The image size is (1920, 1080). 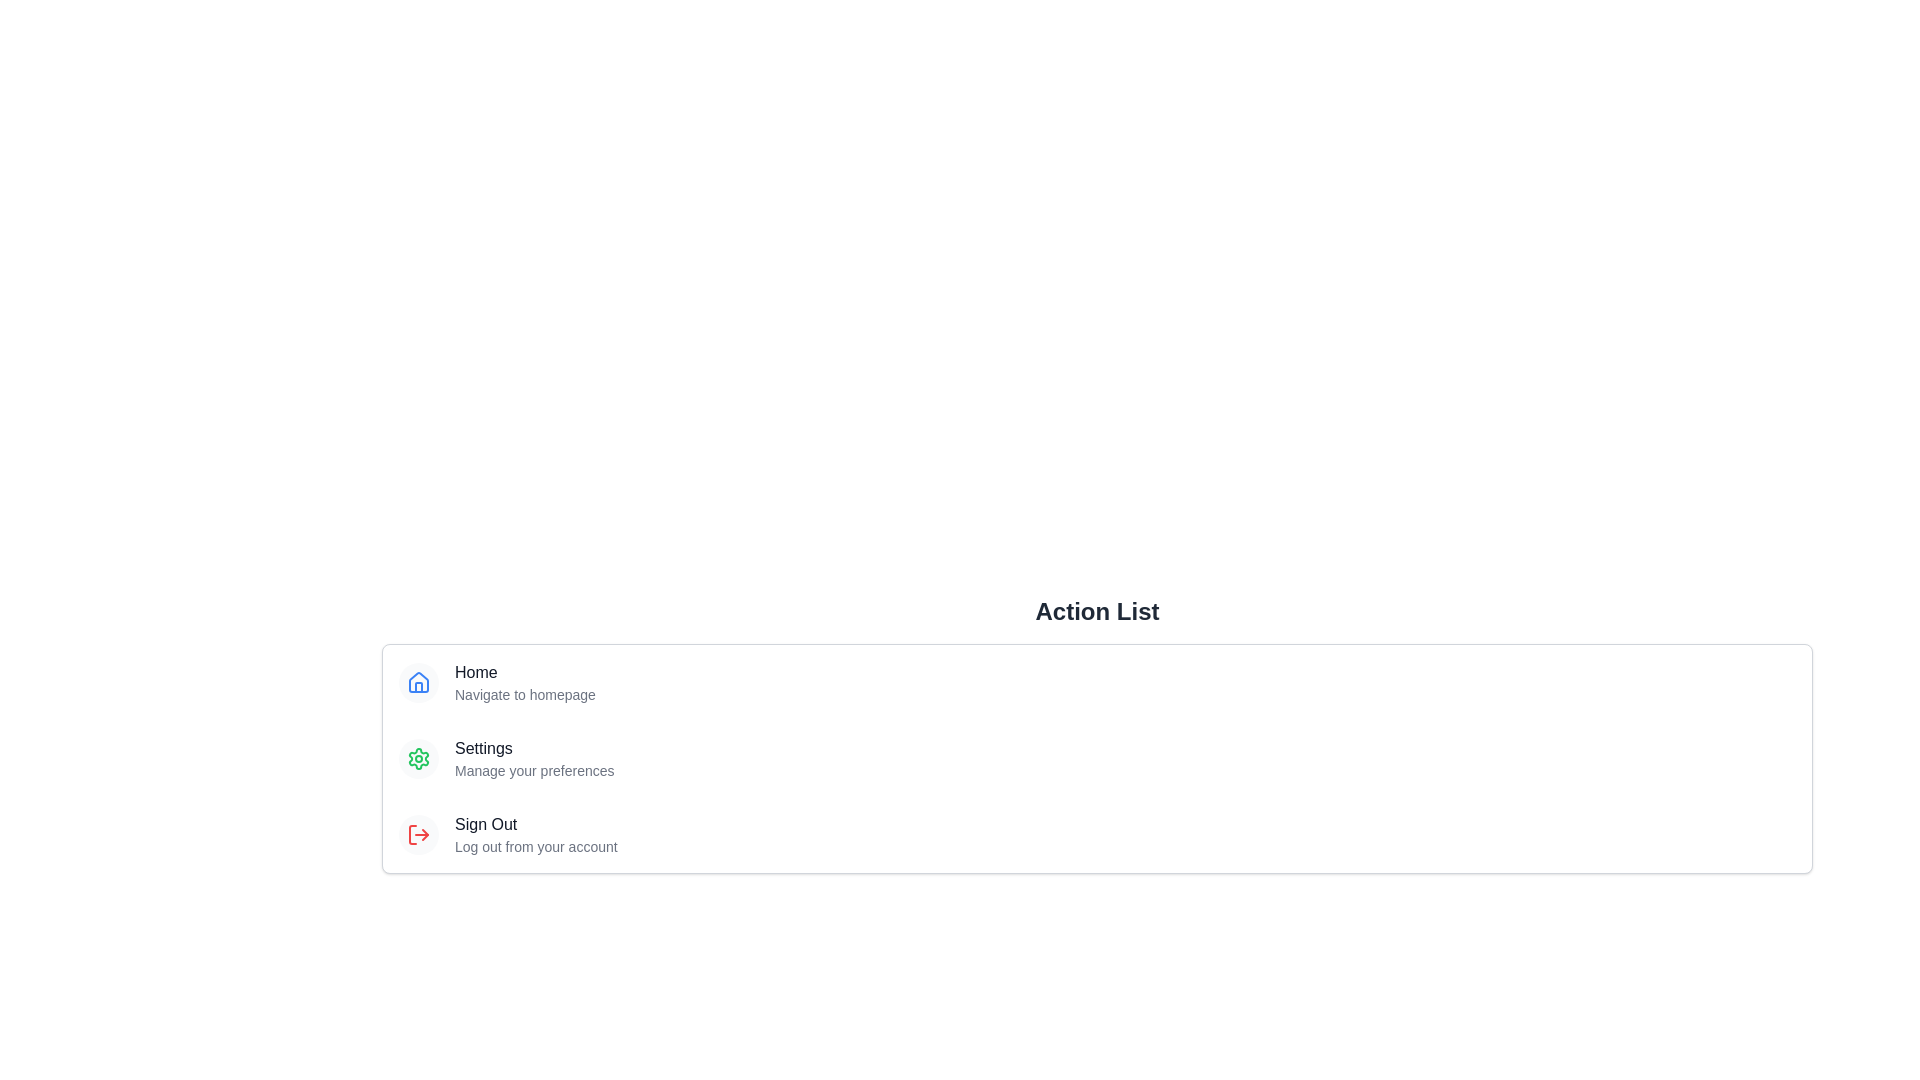 What do you see at coordinates (536, 847) in the screenshot?
I see `the small gray text located below the 'Sign Out' label in the action list` at bounding box center [536, 847].